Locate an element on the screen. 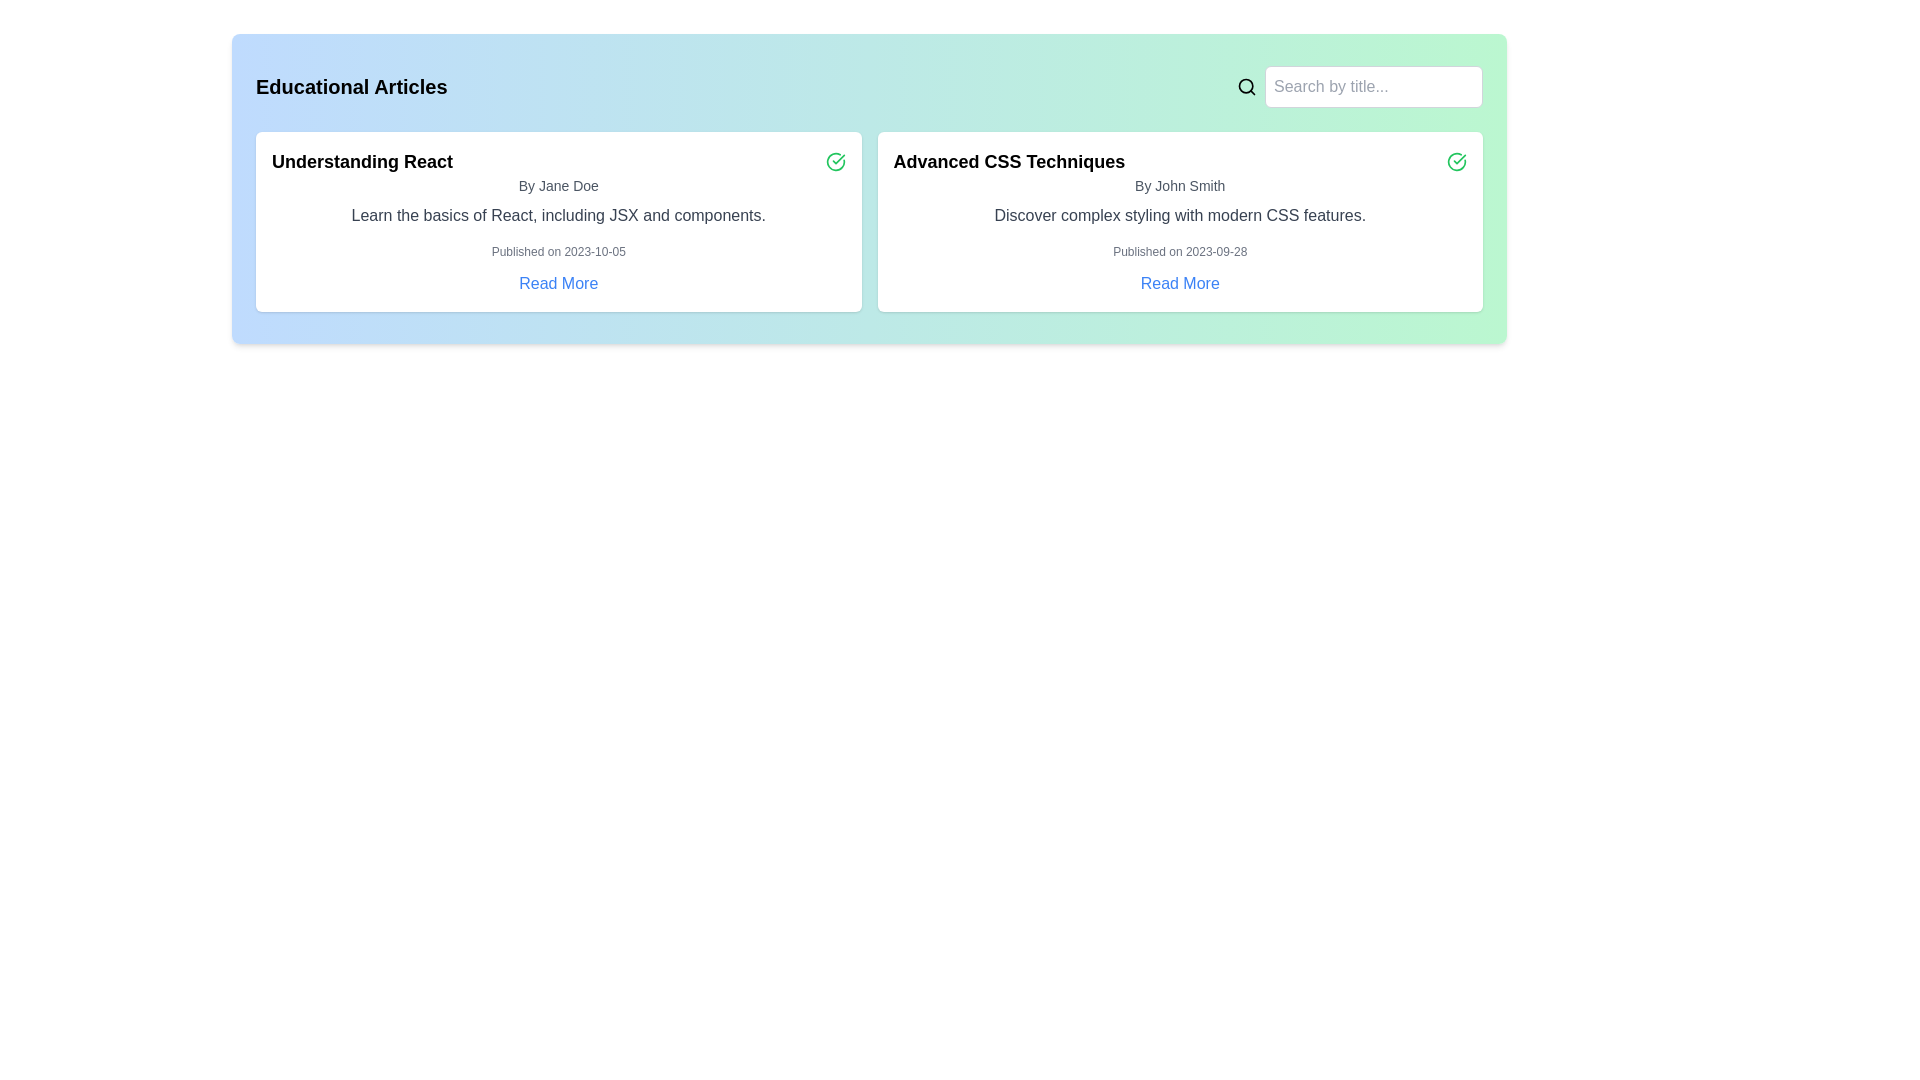 Image resolution: width=1920 pixels, height=1080 pixels. textual content of the preview card for the learning article about React, which is located in the leftmost column of the 'Educational Articles' section is located at coordinates (558, 222).